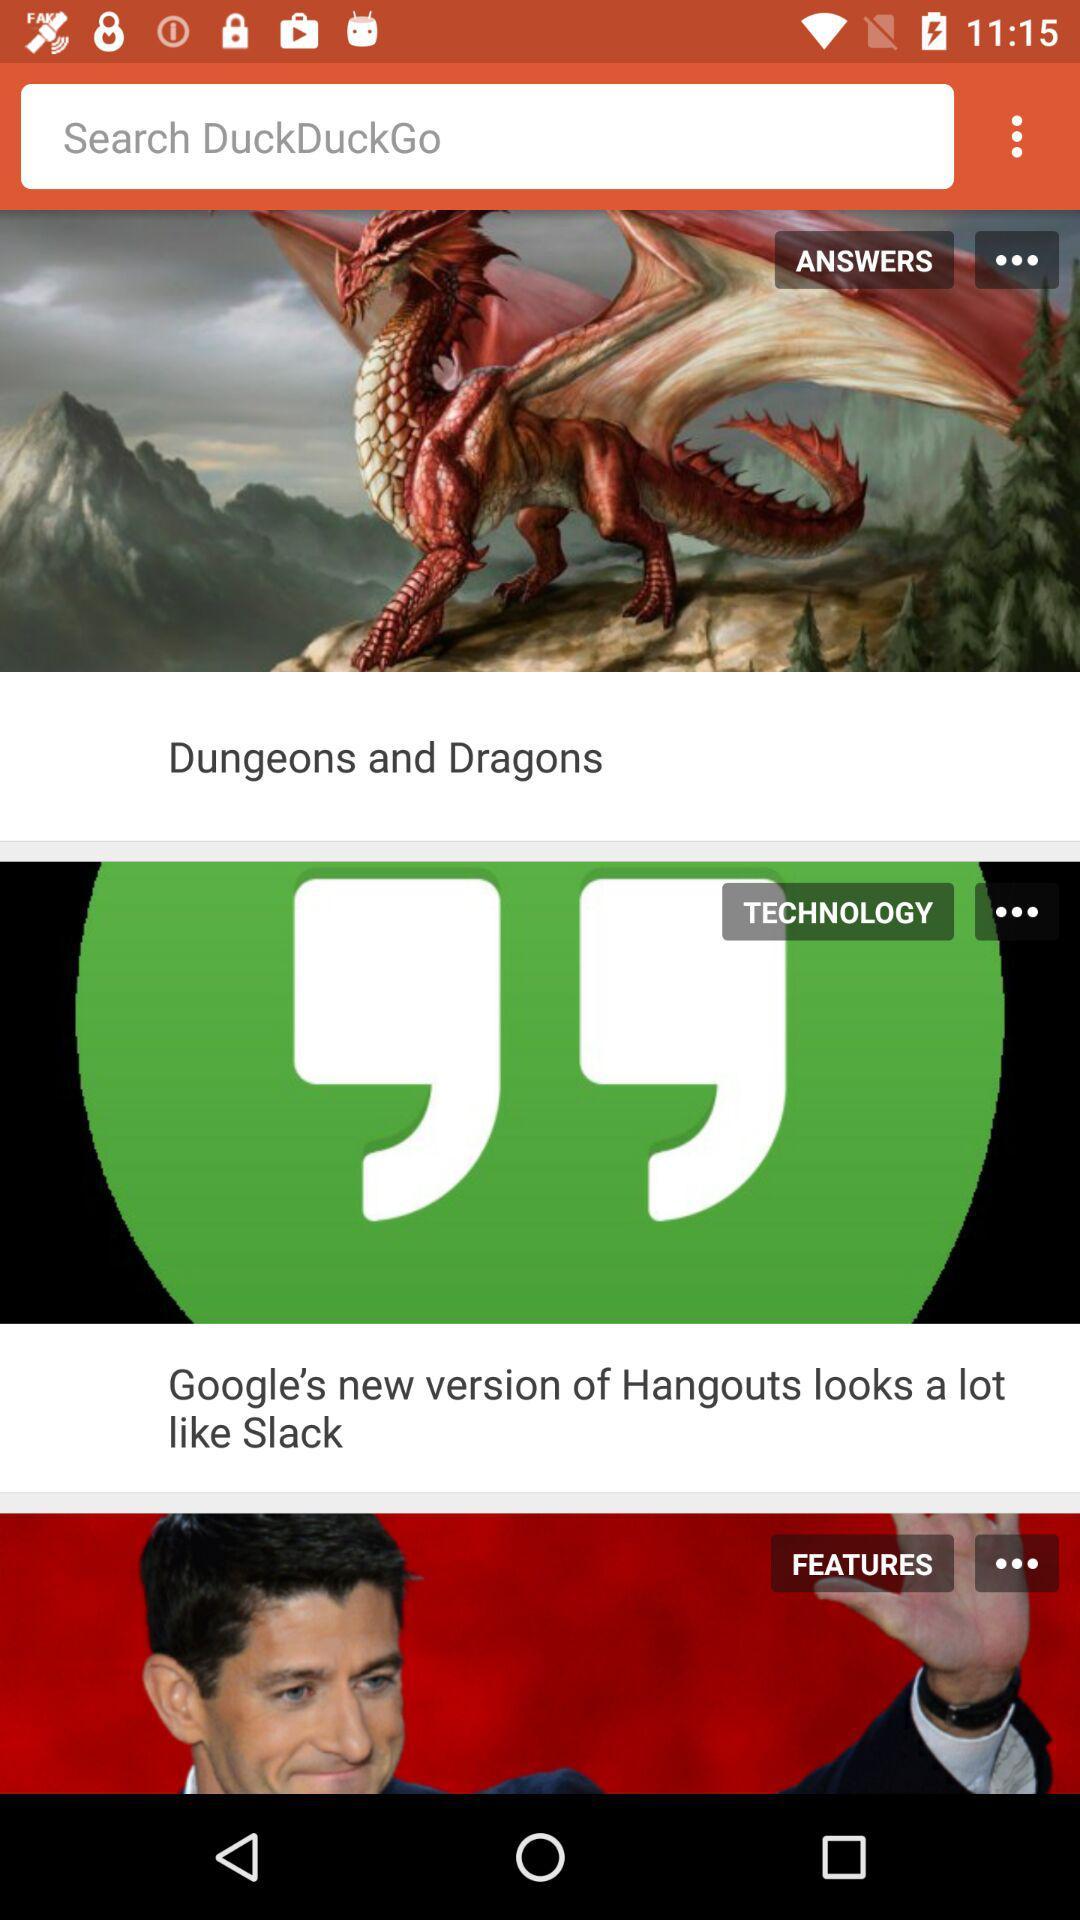 Image resolution: width=1080 pixels, height=1920 pixels. I want to click on button right to answers at top right, so click(1017, 258).